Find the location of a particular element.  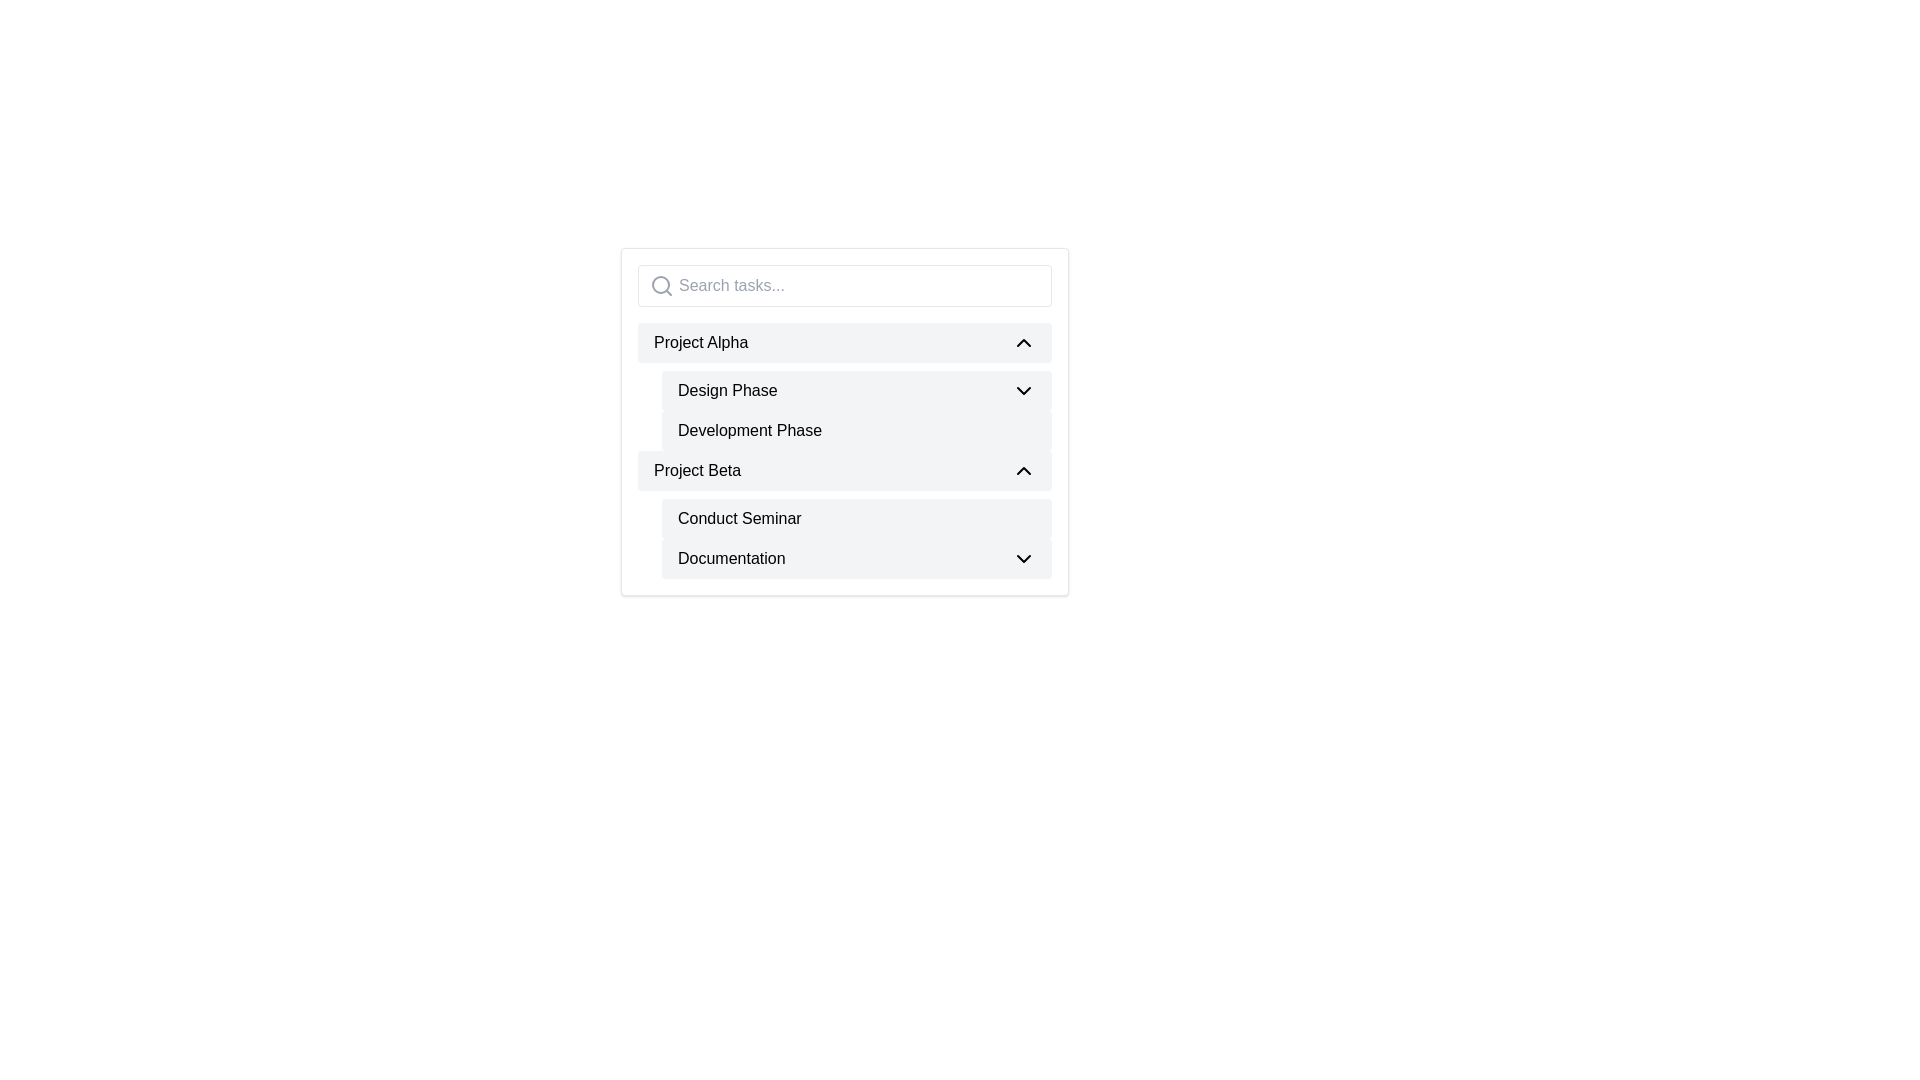

the selectable list item labeled 'Development Phase' is located at coordinates (857, 430).